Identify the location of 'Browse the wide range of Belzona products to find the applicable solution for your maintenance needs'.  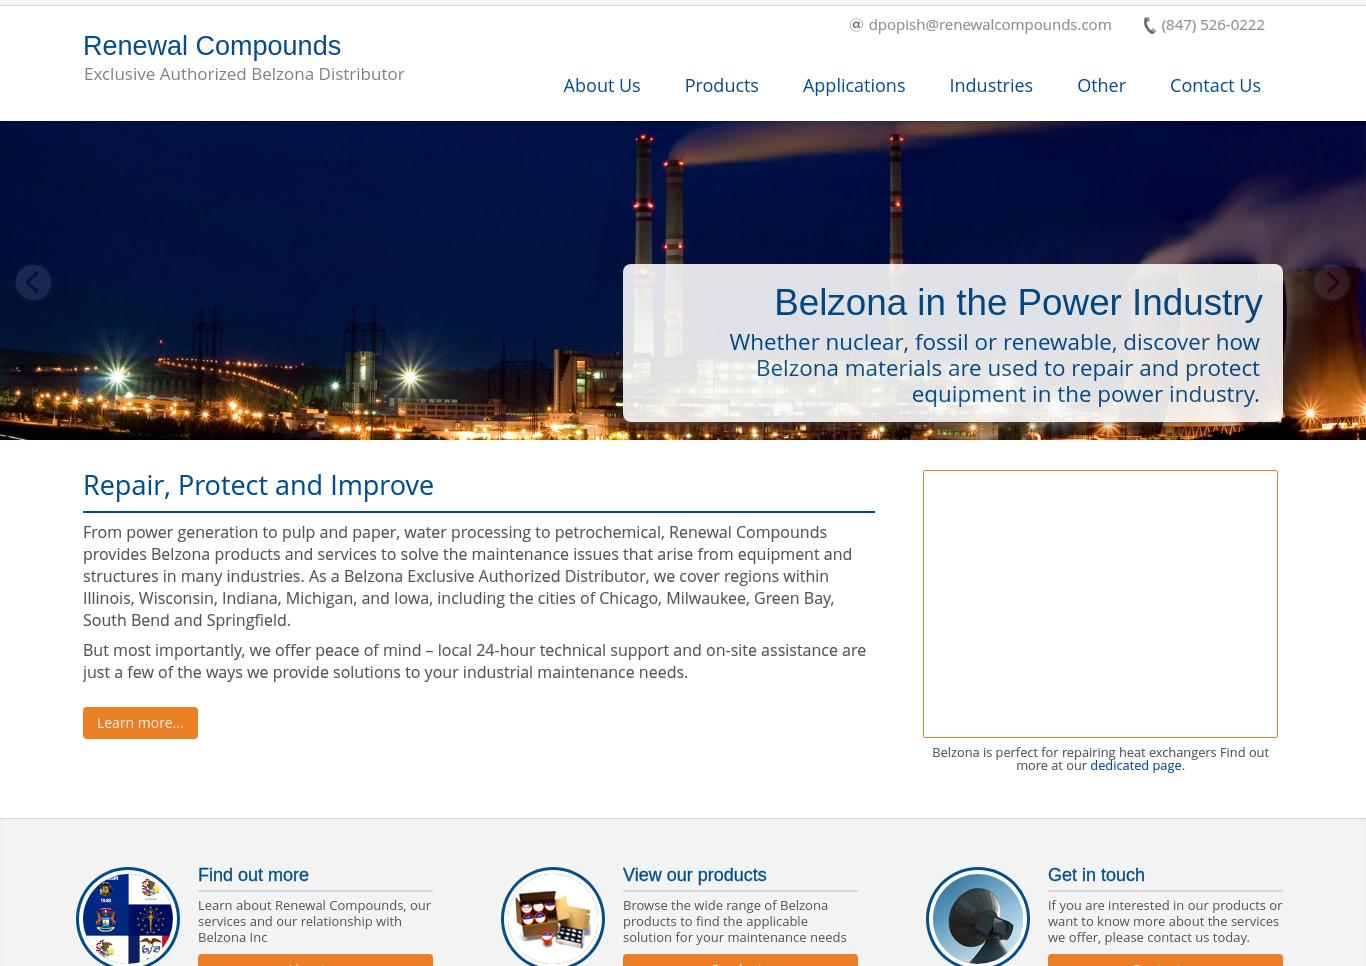
(622, 919).